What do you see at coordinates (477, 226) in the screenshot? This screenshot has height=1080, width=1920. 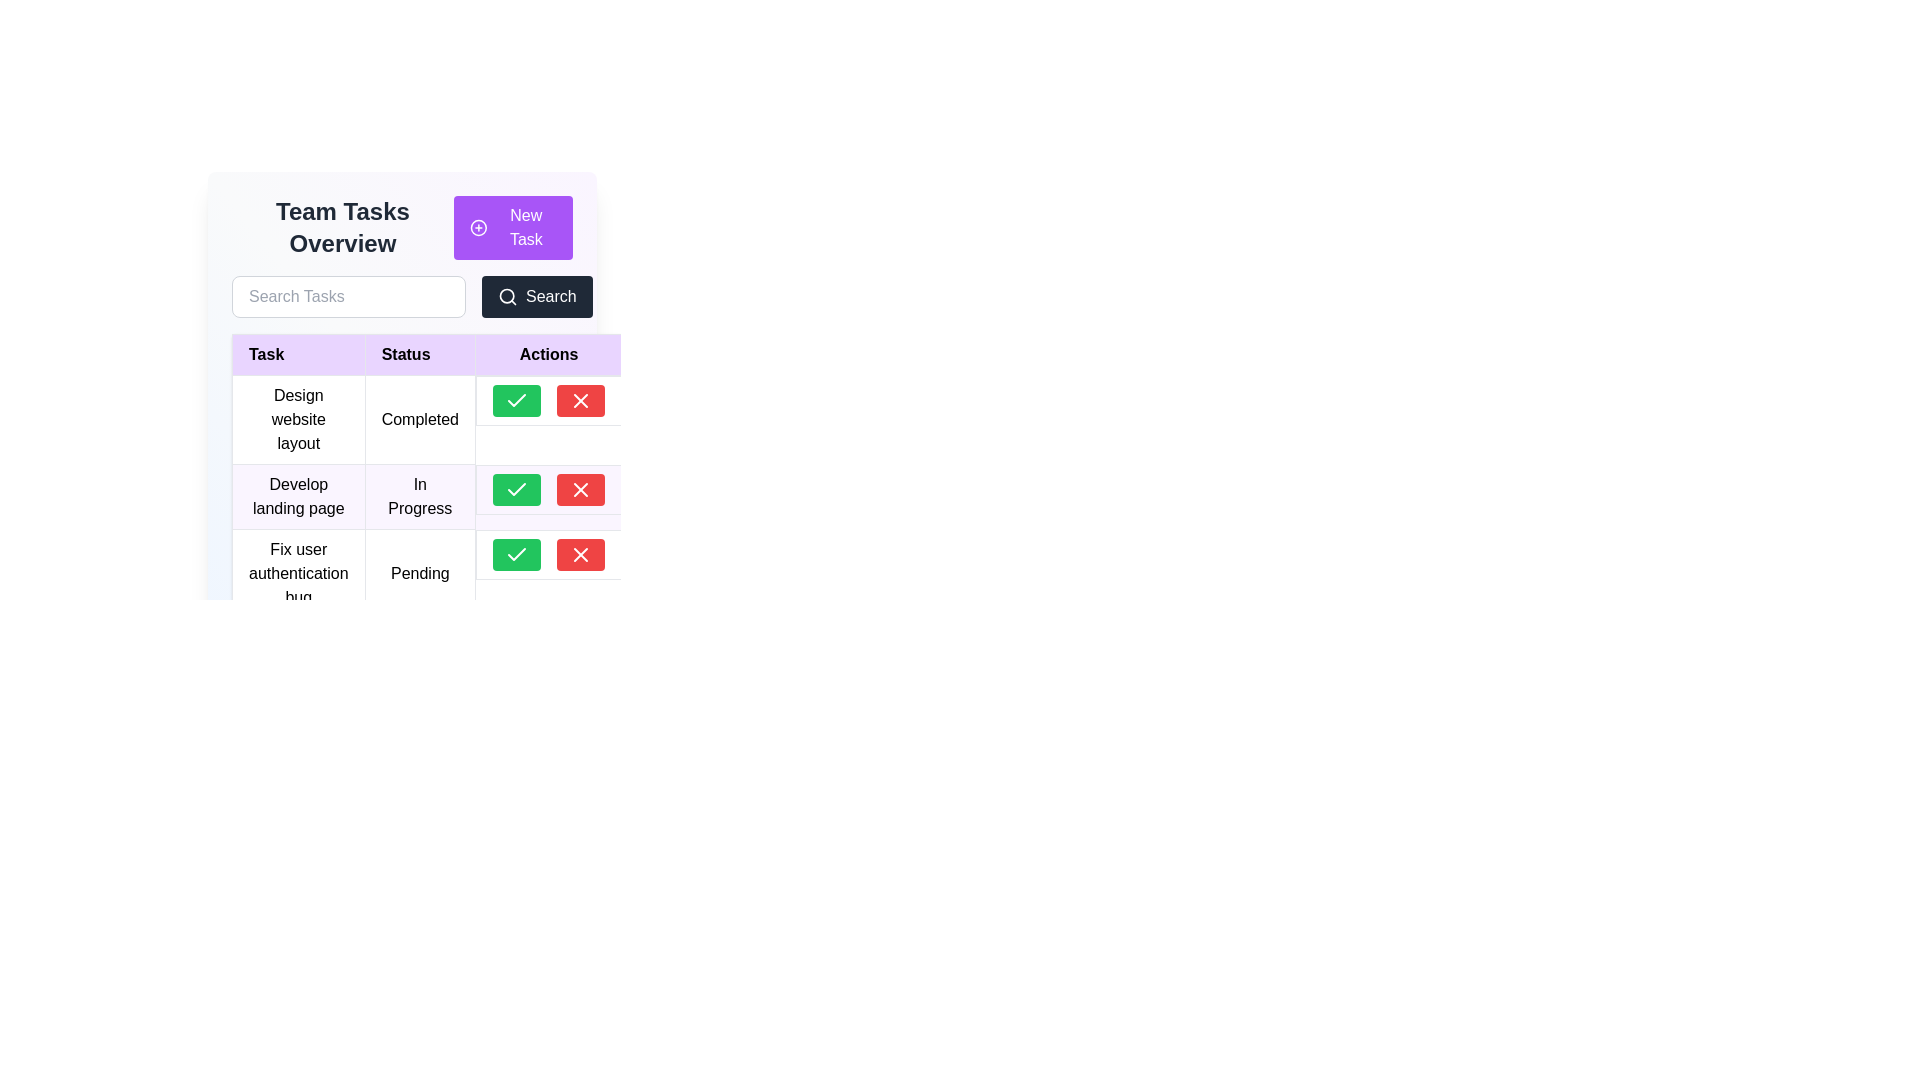 I see `the circular icon with a plus symbol inside, located within the 'New Task' button at the top right of the interface, near the 'Team Tasks Overview' title` at bounding box center [477, 226].